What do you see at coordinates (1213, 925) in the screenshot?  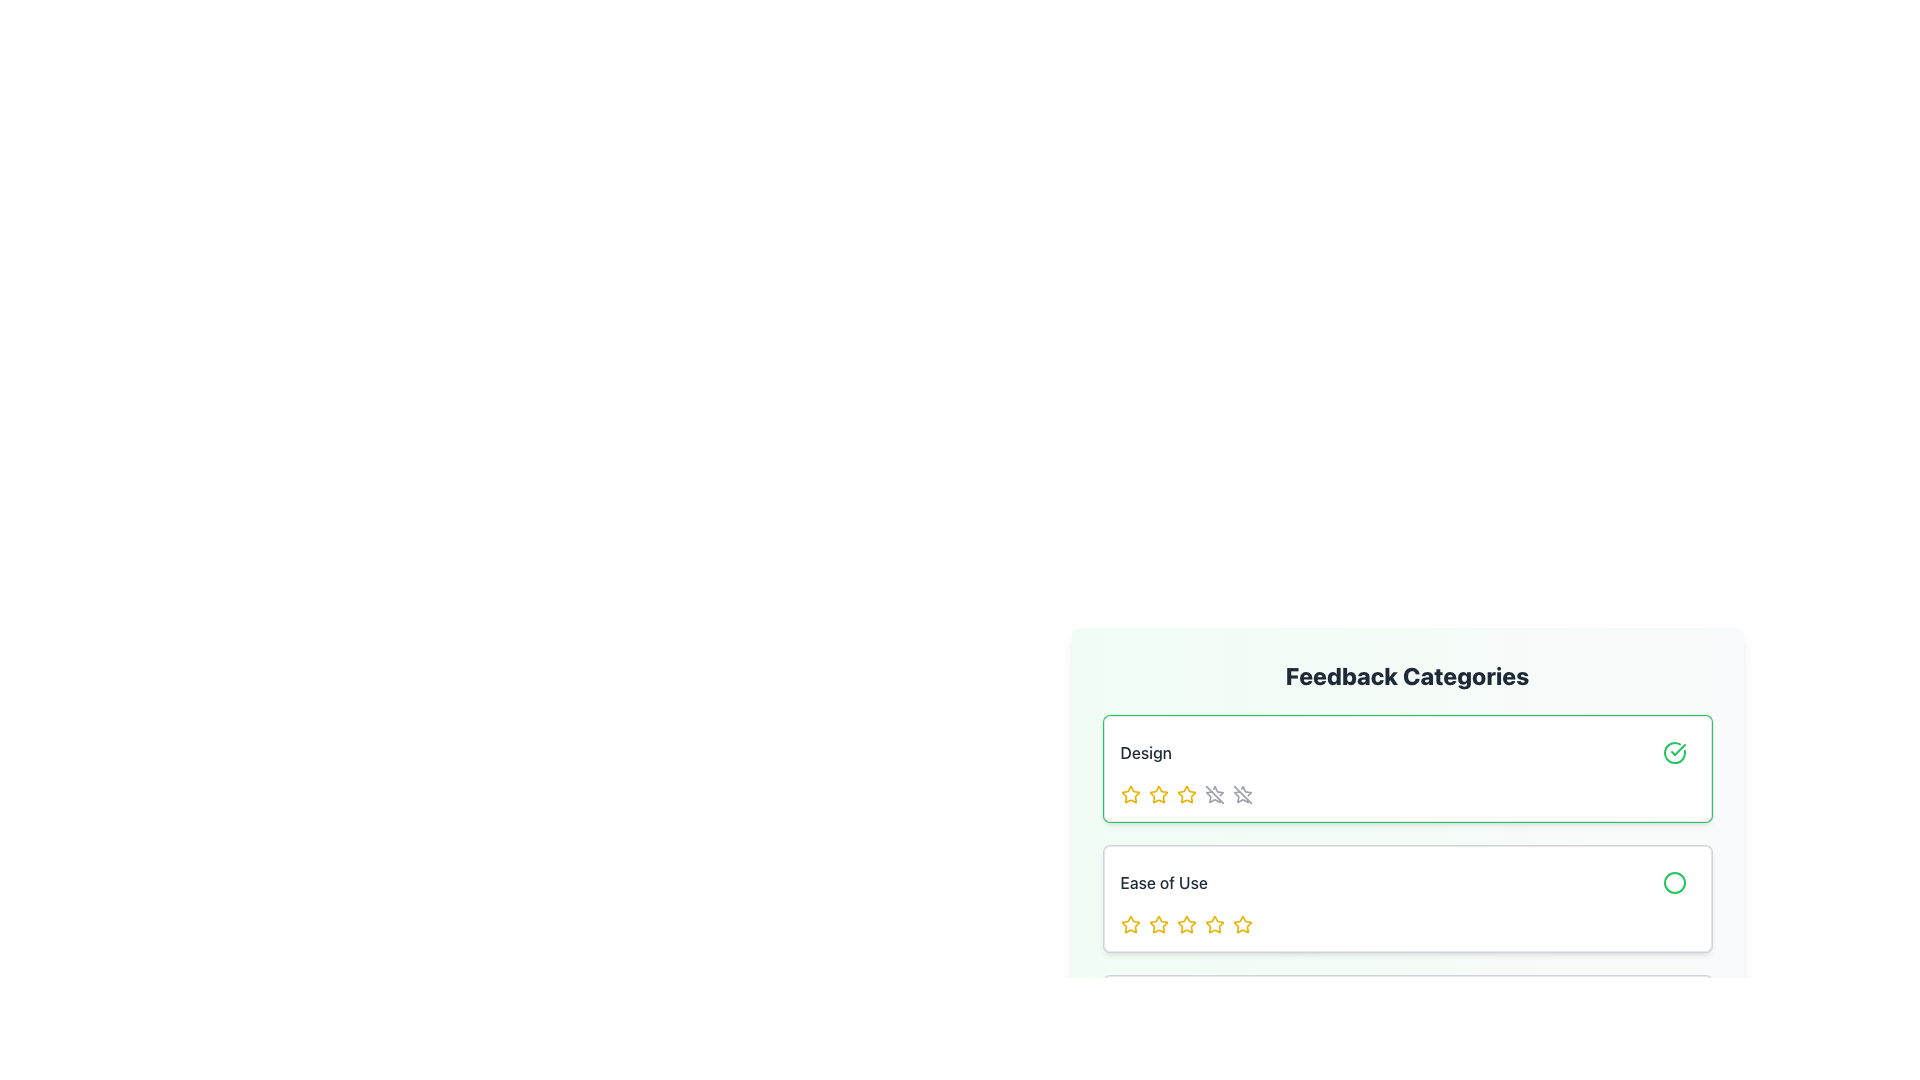 I see `the fourth yellow star-shaped rating icon under the 'Ease of Use' category` at bounding box center [1213, 925].